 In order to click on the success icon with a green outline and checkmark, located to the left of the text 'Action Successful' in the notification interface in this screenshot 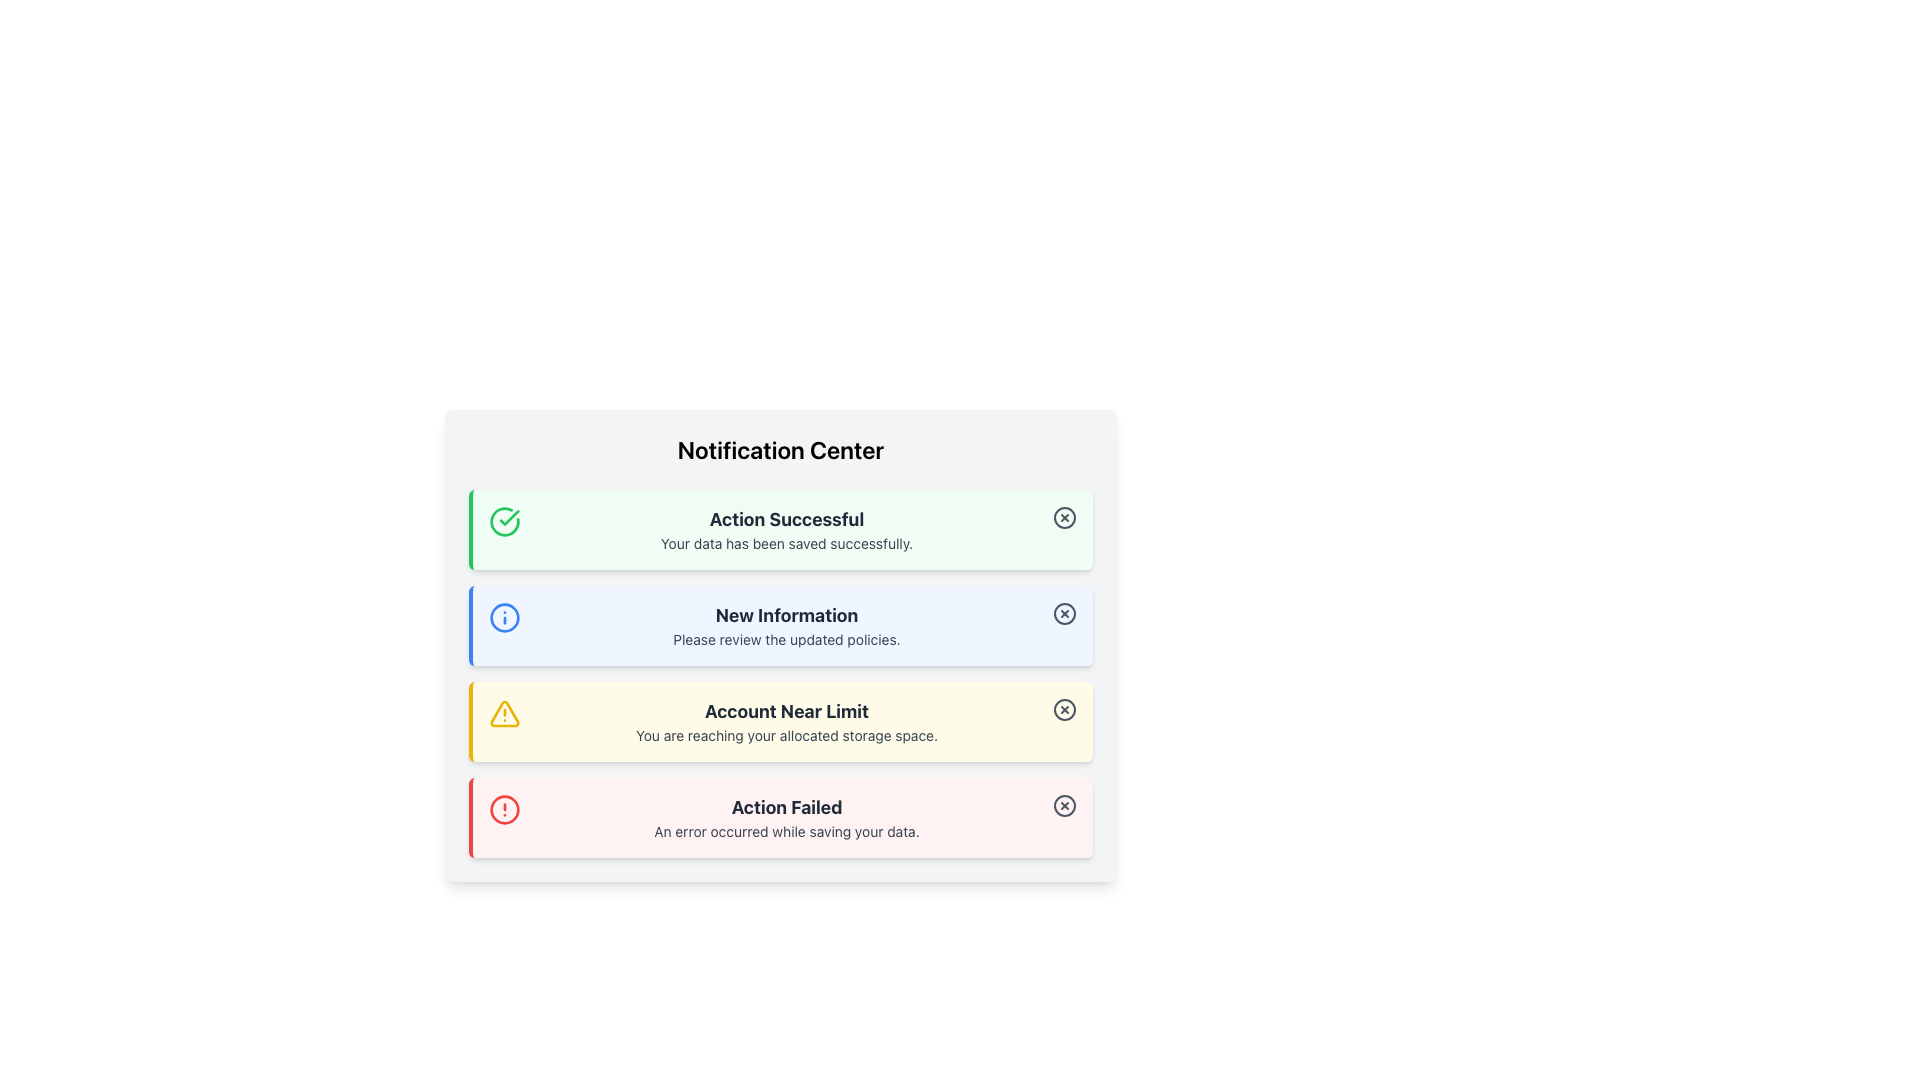, I will do `click(504, 520)`.